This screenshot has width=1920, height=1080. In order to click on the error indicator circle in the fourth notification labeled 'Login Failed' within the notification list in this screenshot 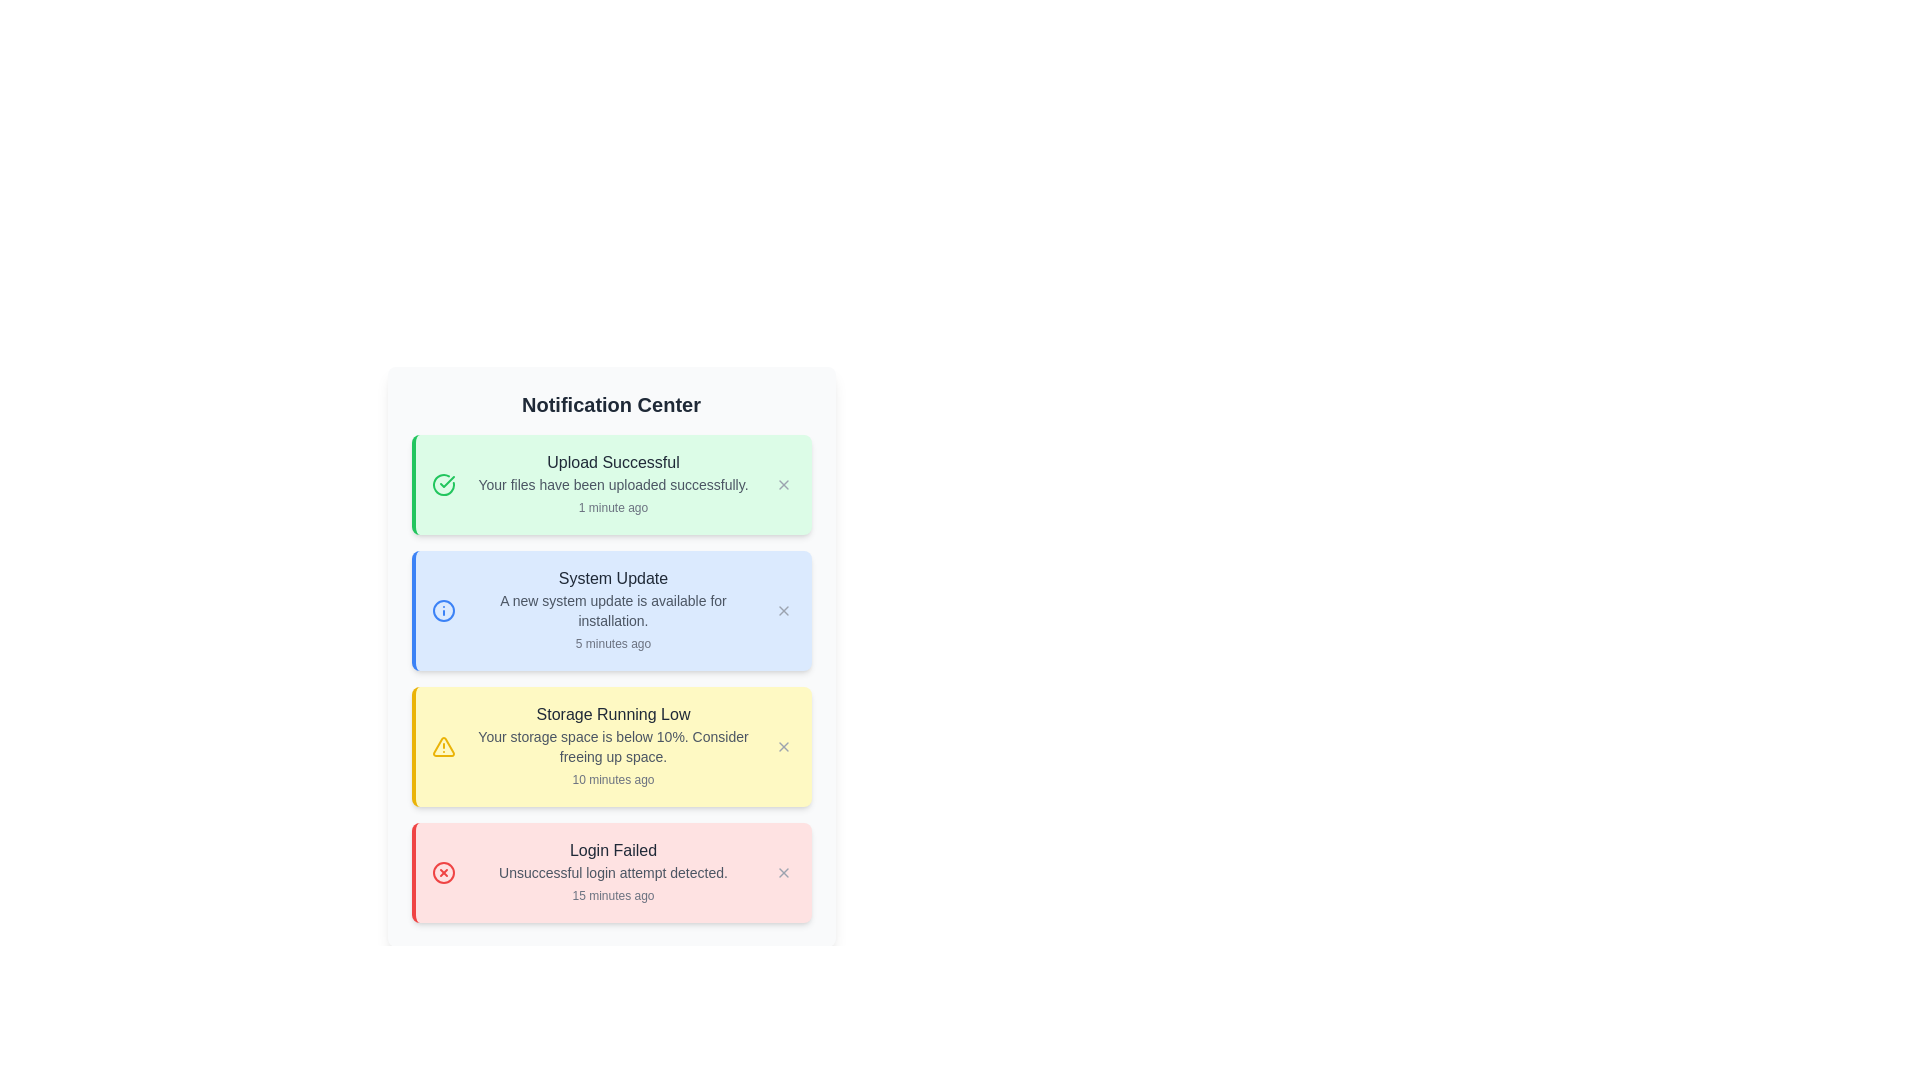, I will do `click(442, 871)`.